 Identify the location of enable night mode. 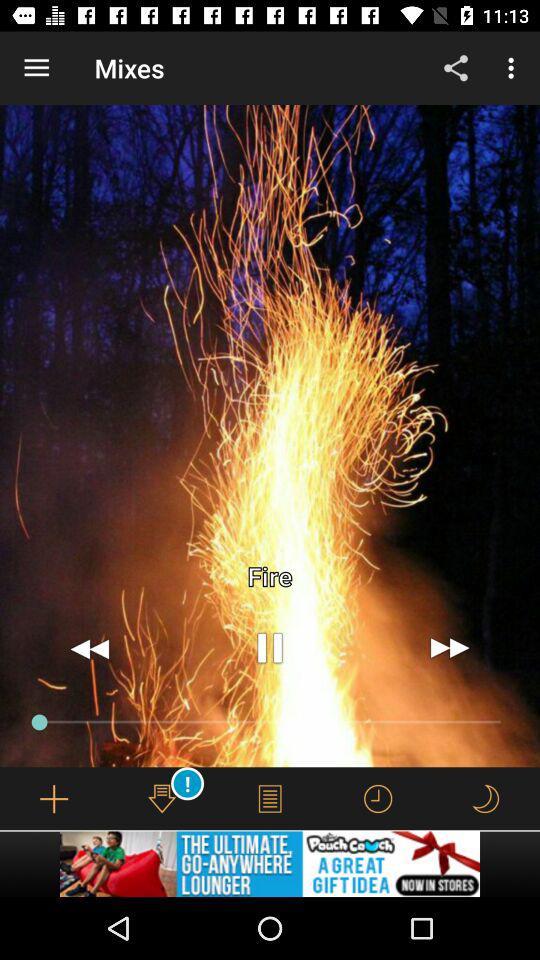
(484, 798).